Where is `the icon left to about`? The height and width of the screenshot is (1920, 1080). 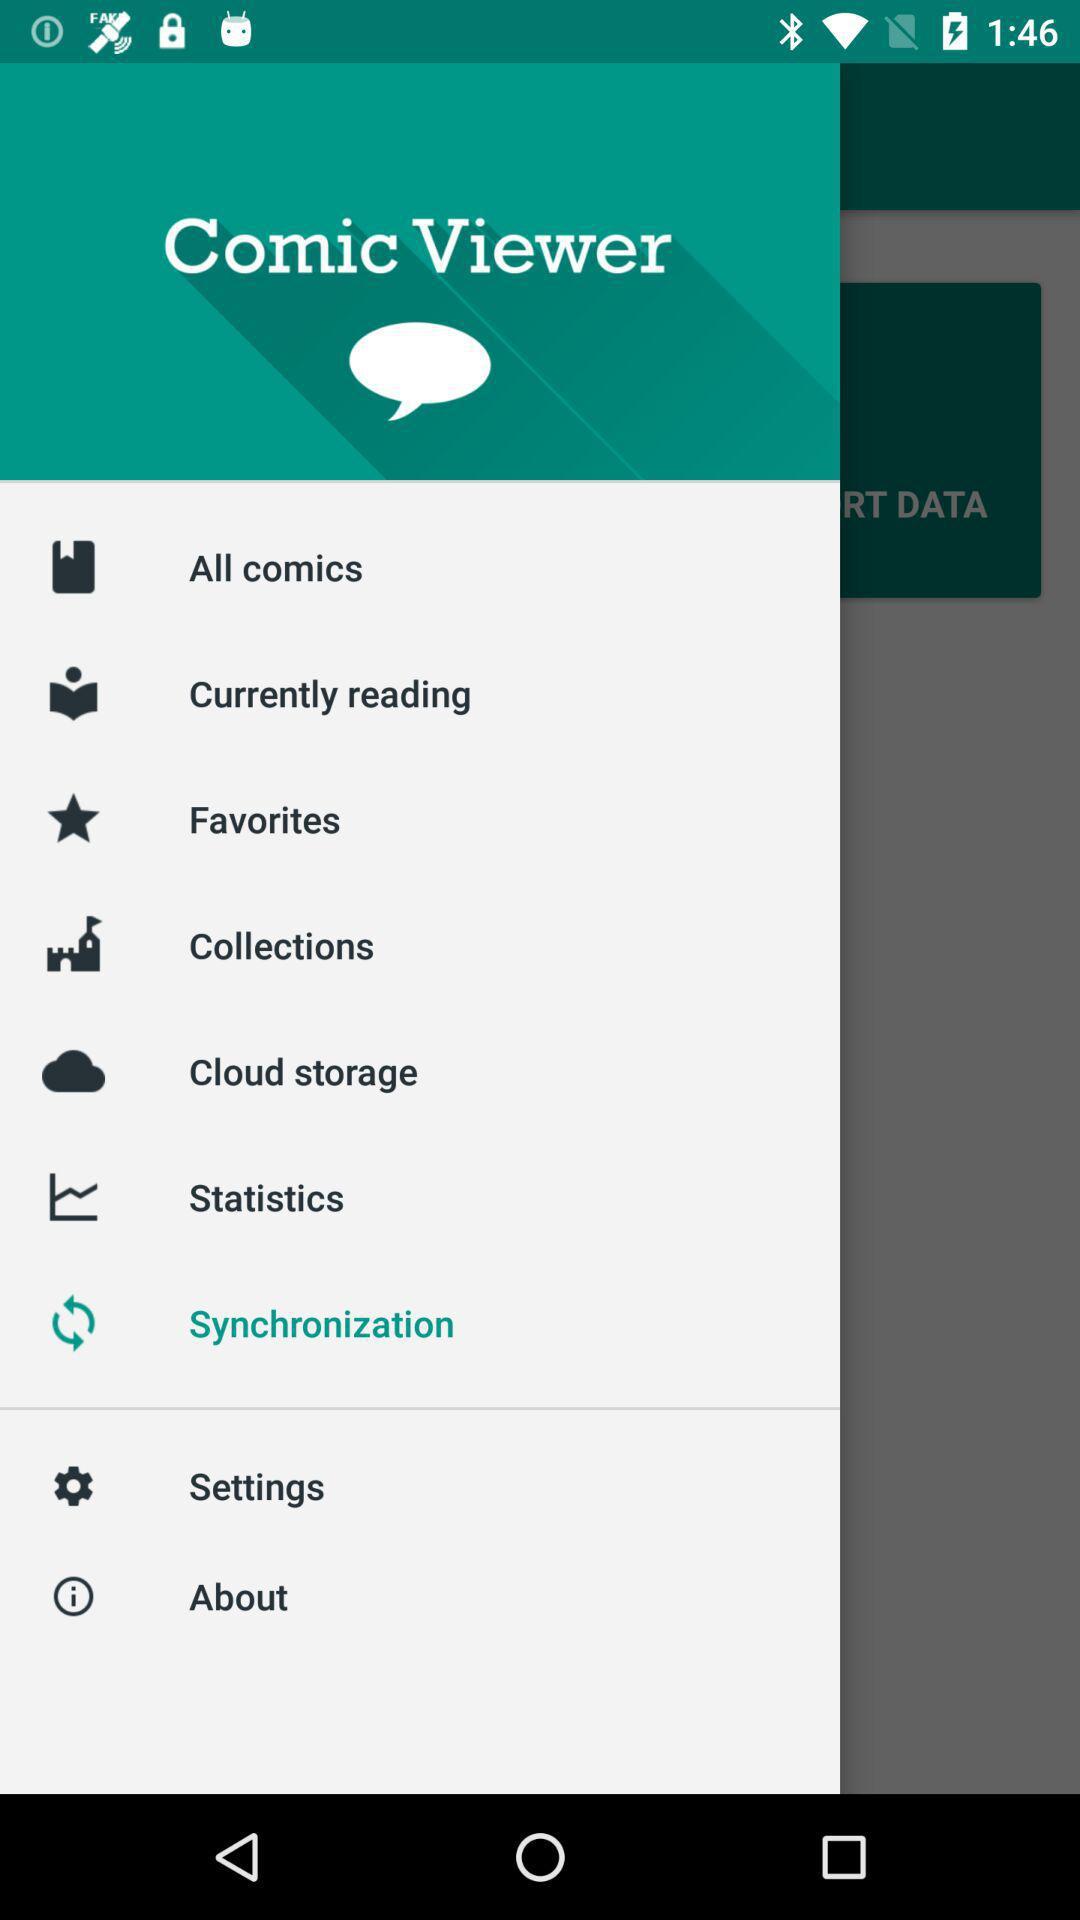
the icon left to about is located at coordinates (72, 1595).